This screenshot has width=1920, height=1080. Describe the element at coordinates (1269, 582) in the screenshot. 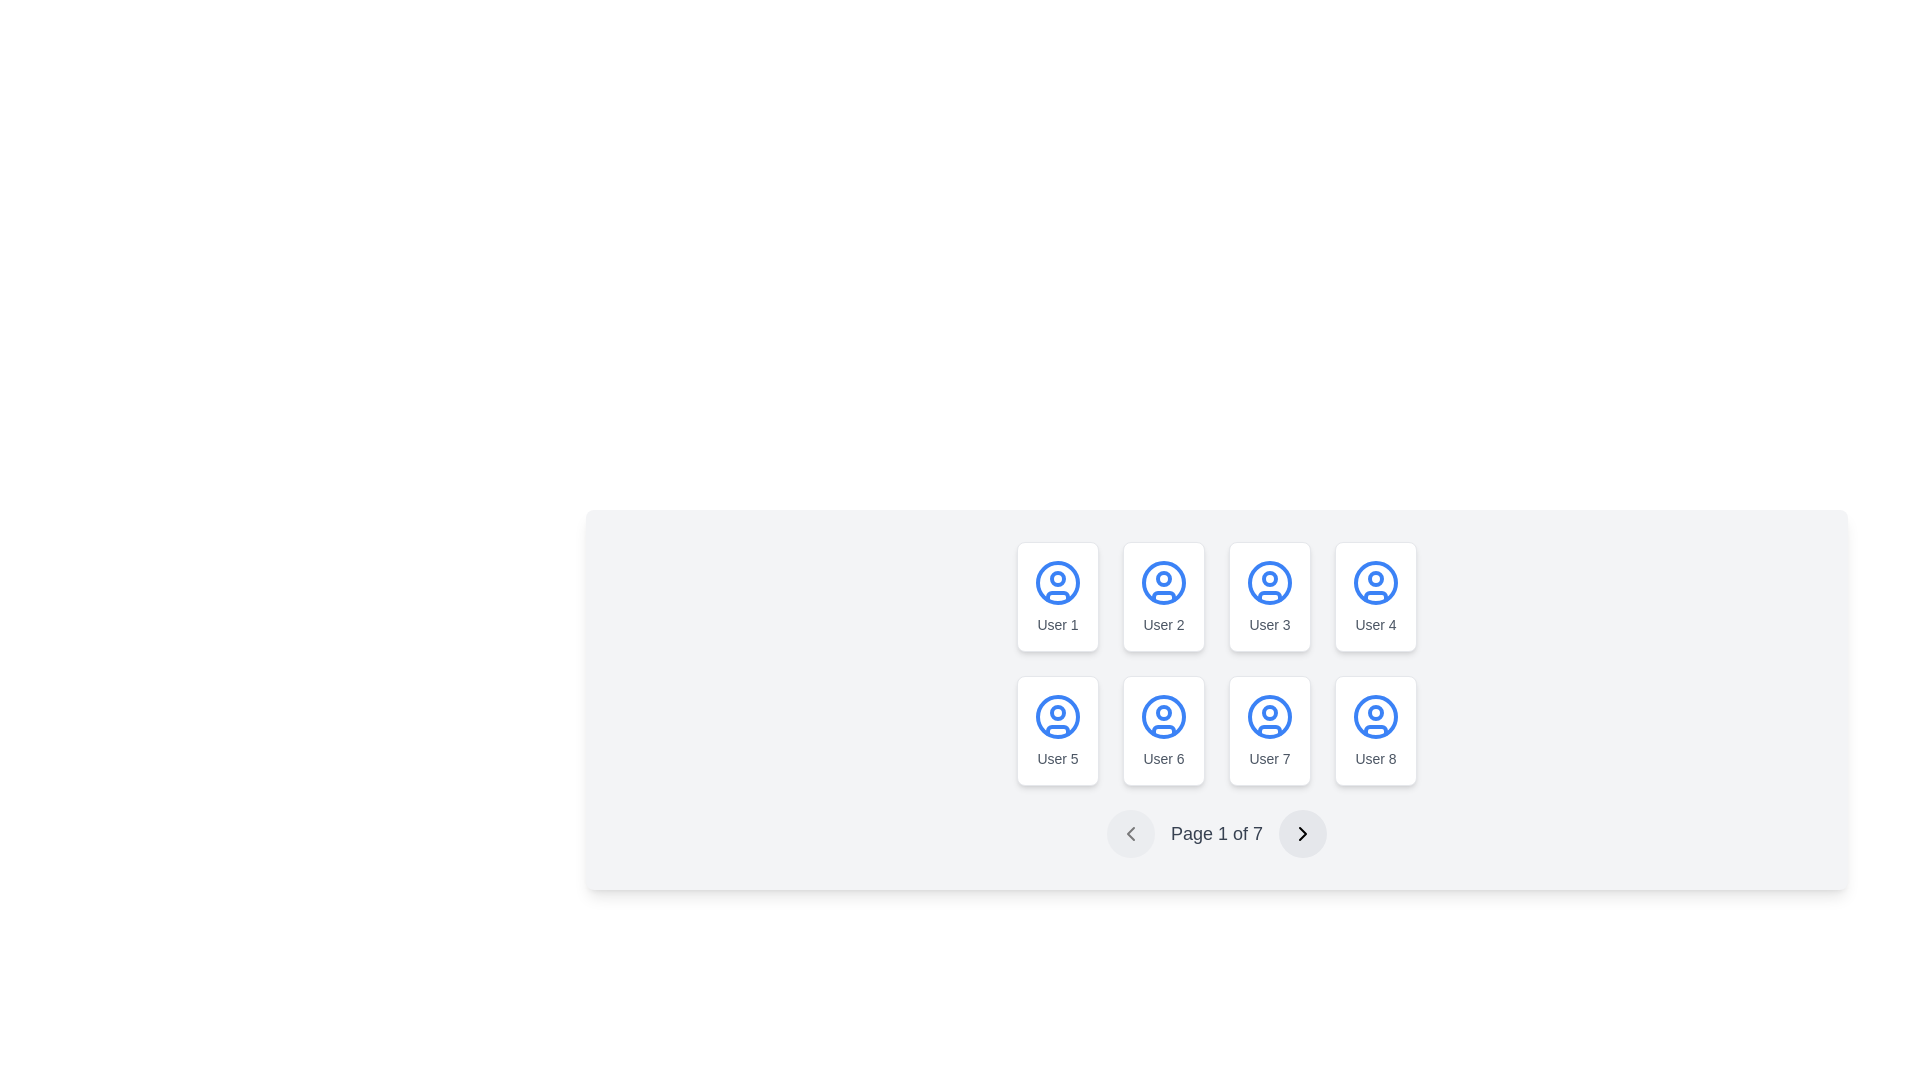

I see `the outermost circular element styled with a single-colored outline in the user icon representing 'User 3' on the third user card` at that location.